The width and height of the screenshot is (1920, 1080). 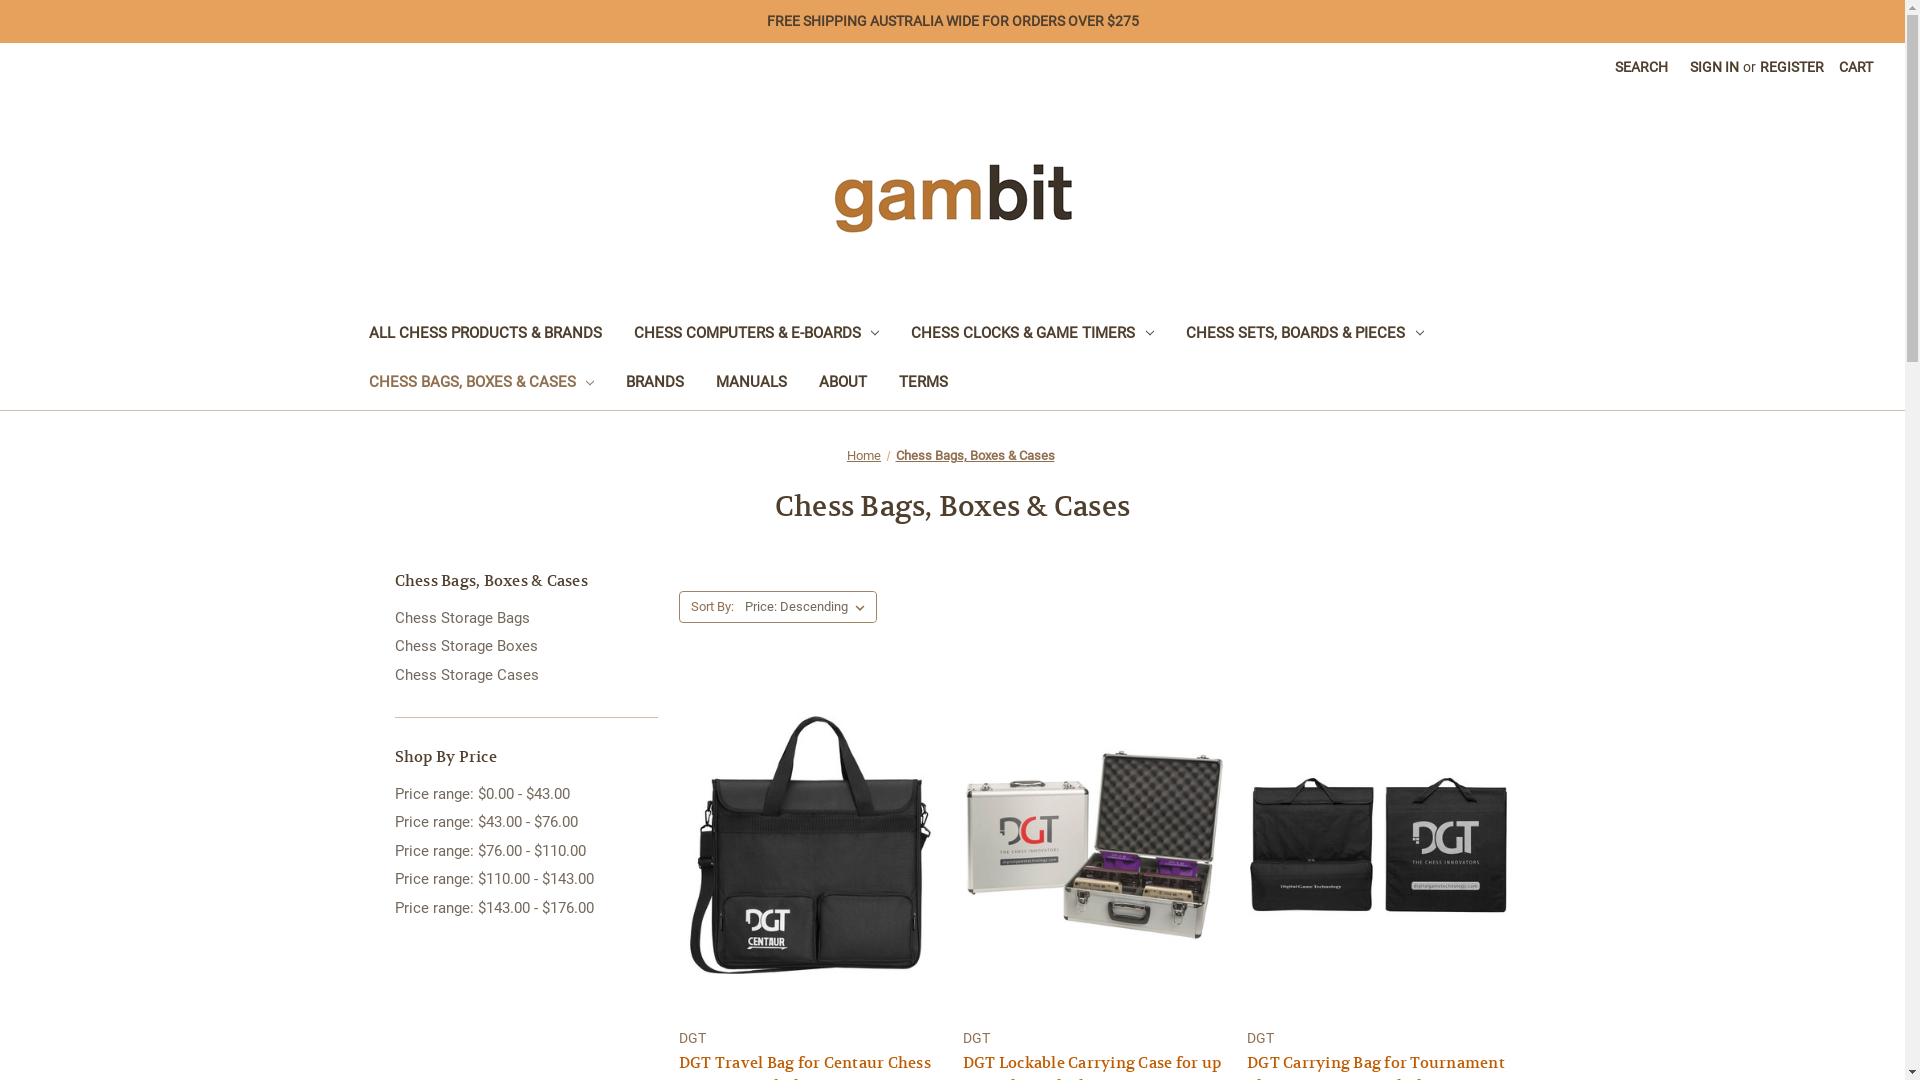 I want to click on 'Price range: $43.00 - $76.00', so click(x=525, y=822).